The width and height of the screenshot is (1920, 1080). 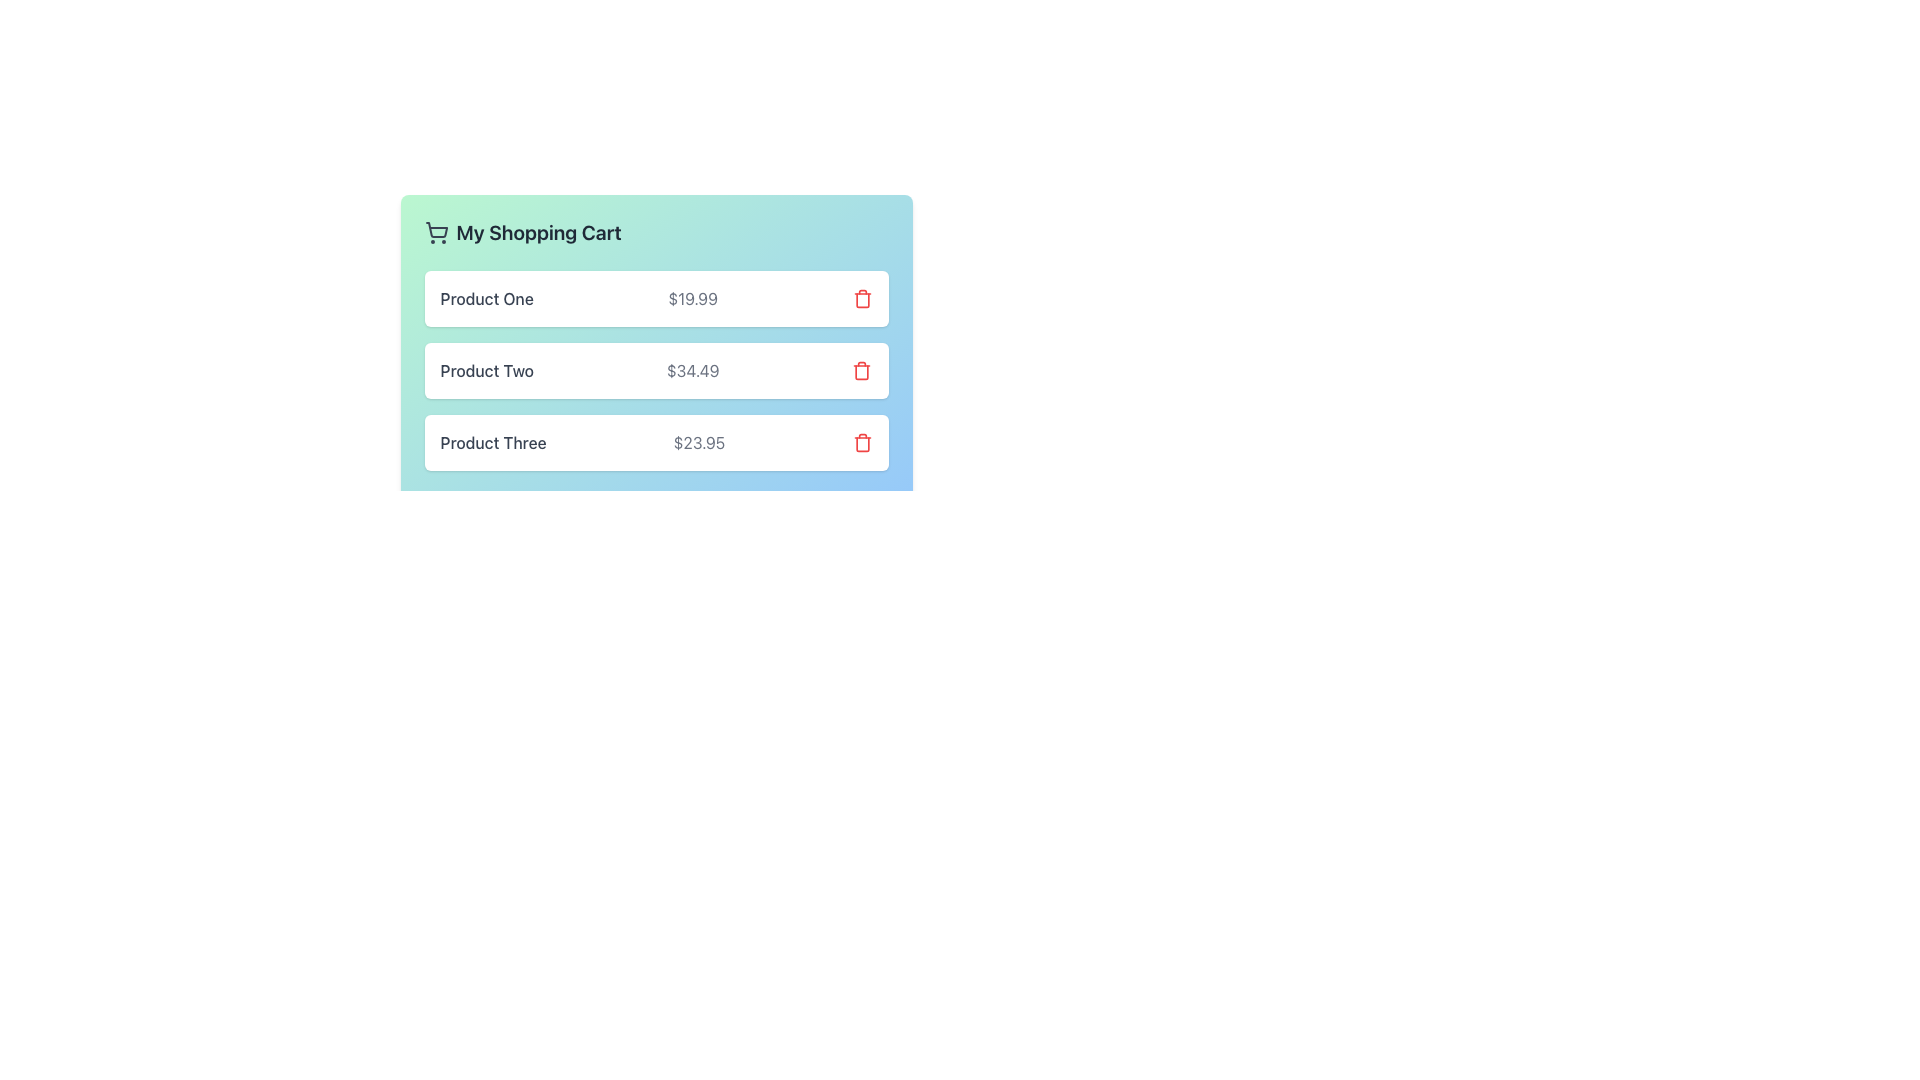 I want to click on the shopping cart icon element that represents the base structure of the shopping cart, which is centrally located in the main interface header, to the left of the text 'My Shopping Cart', so click(x=435, y=229).